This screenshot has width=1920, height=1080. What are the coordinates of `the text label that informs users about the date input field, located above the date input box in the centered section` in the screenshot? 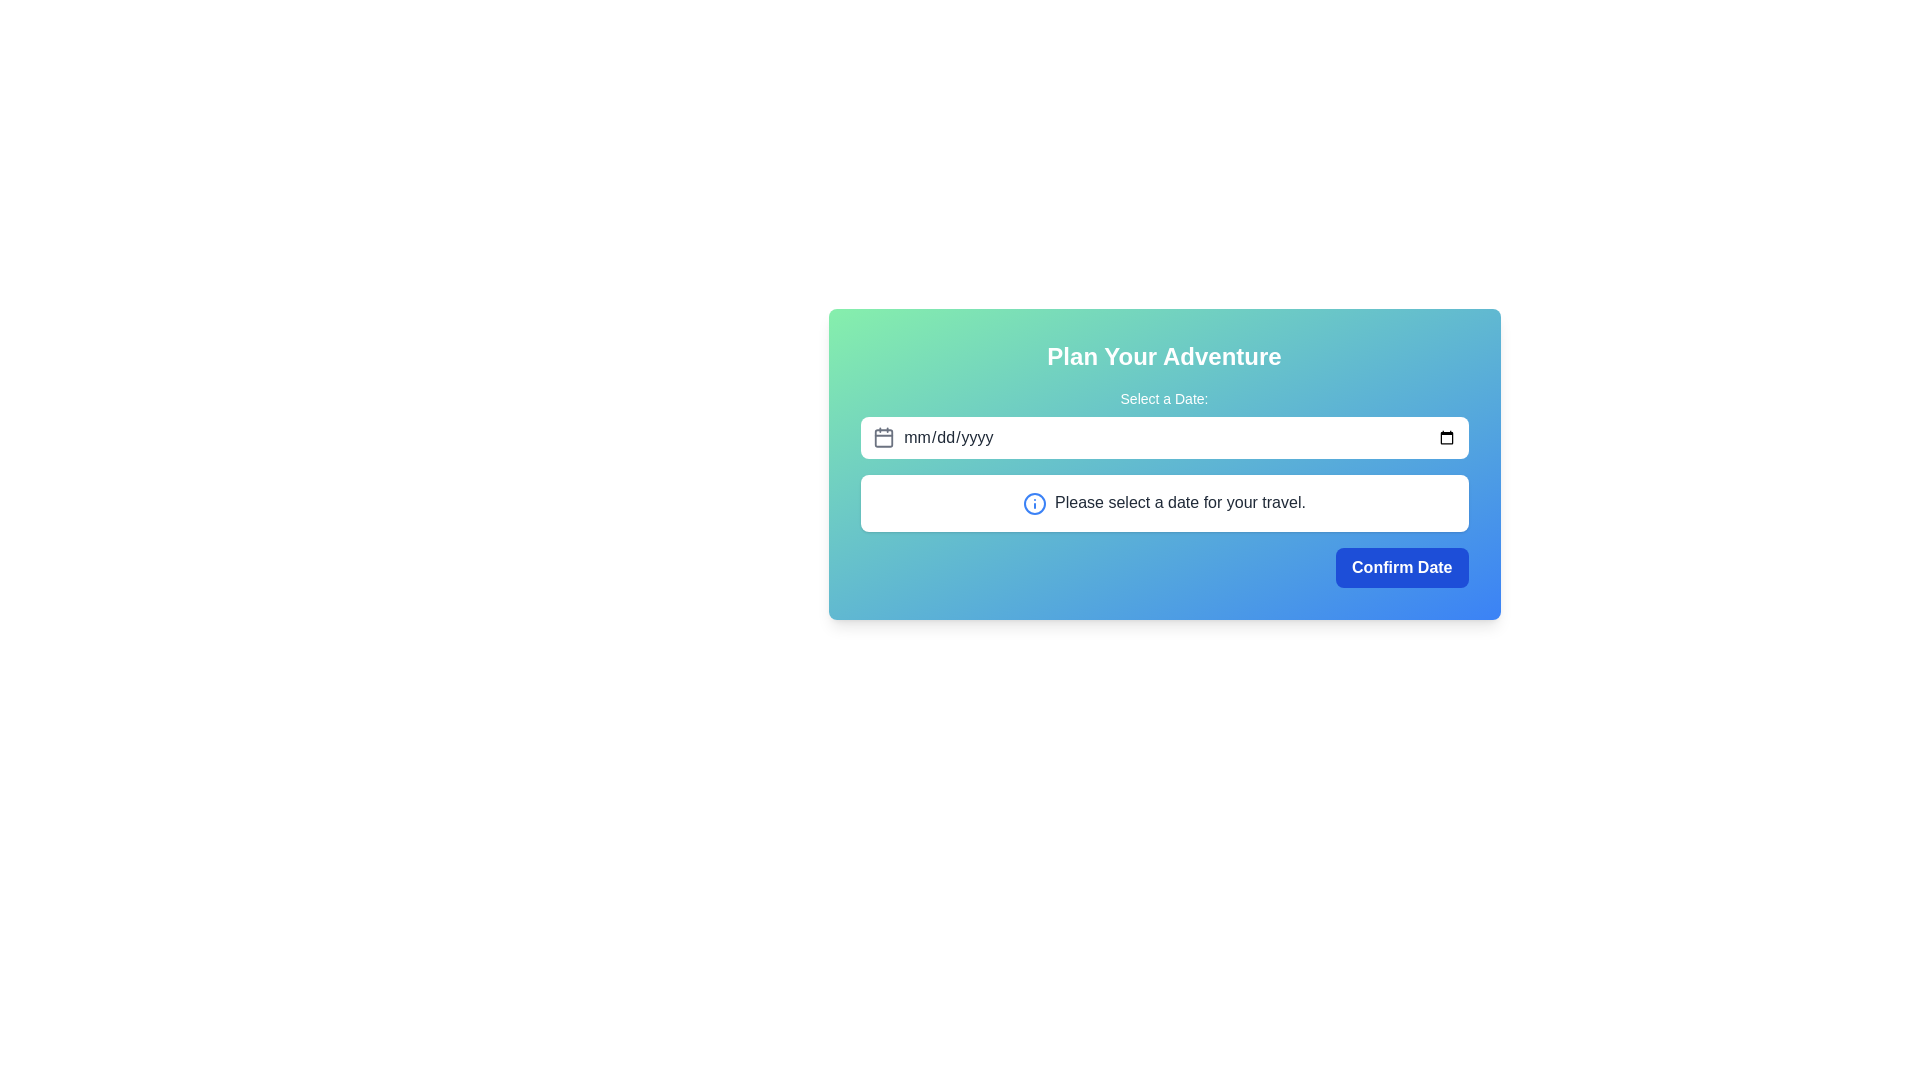 It's located at (1164, 423).